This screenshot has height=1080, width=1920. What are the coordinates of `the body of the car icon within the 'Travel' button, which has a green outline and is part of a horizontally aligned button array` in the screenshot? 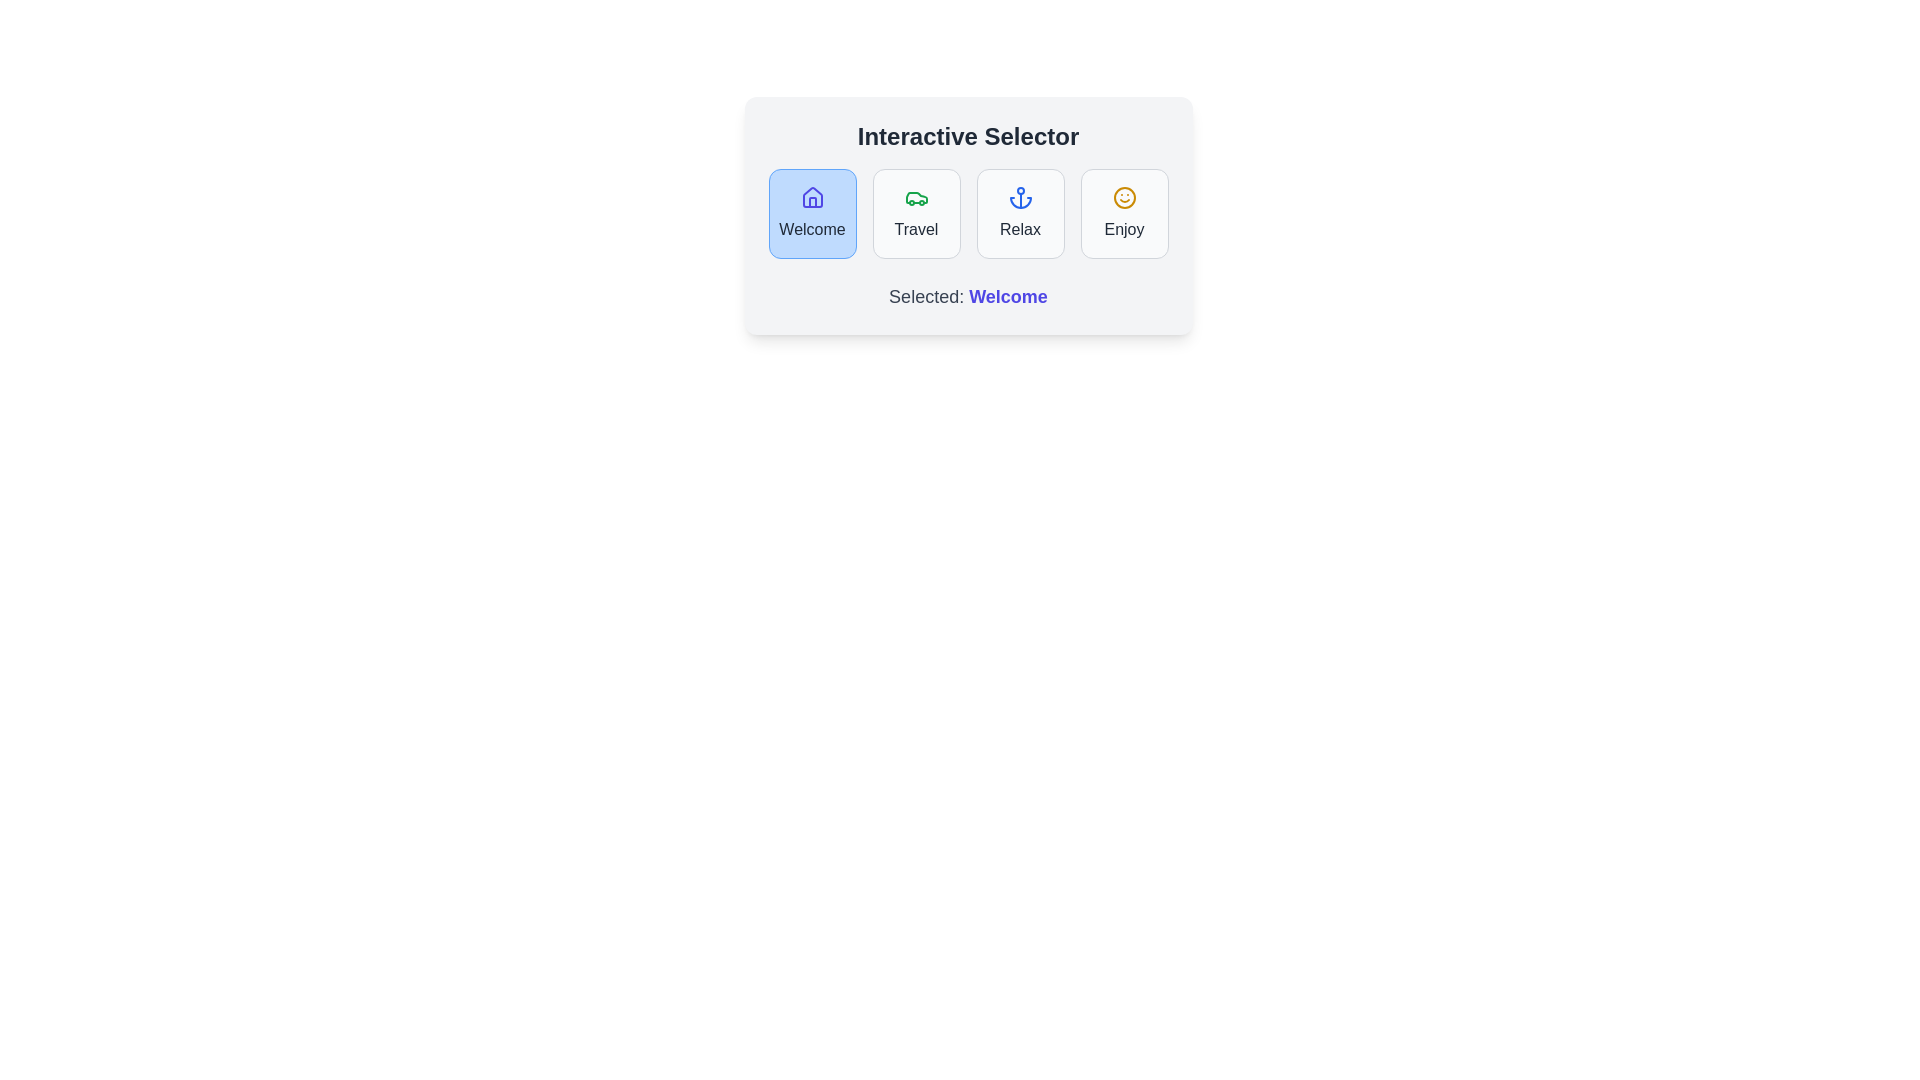 It's located at (915, 197).